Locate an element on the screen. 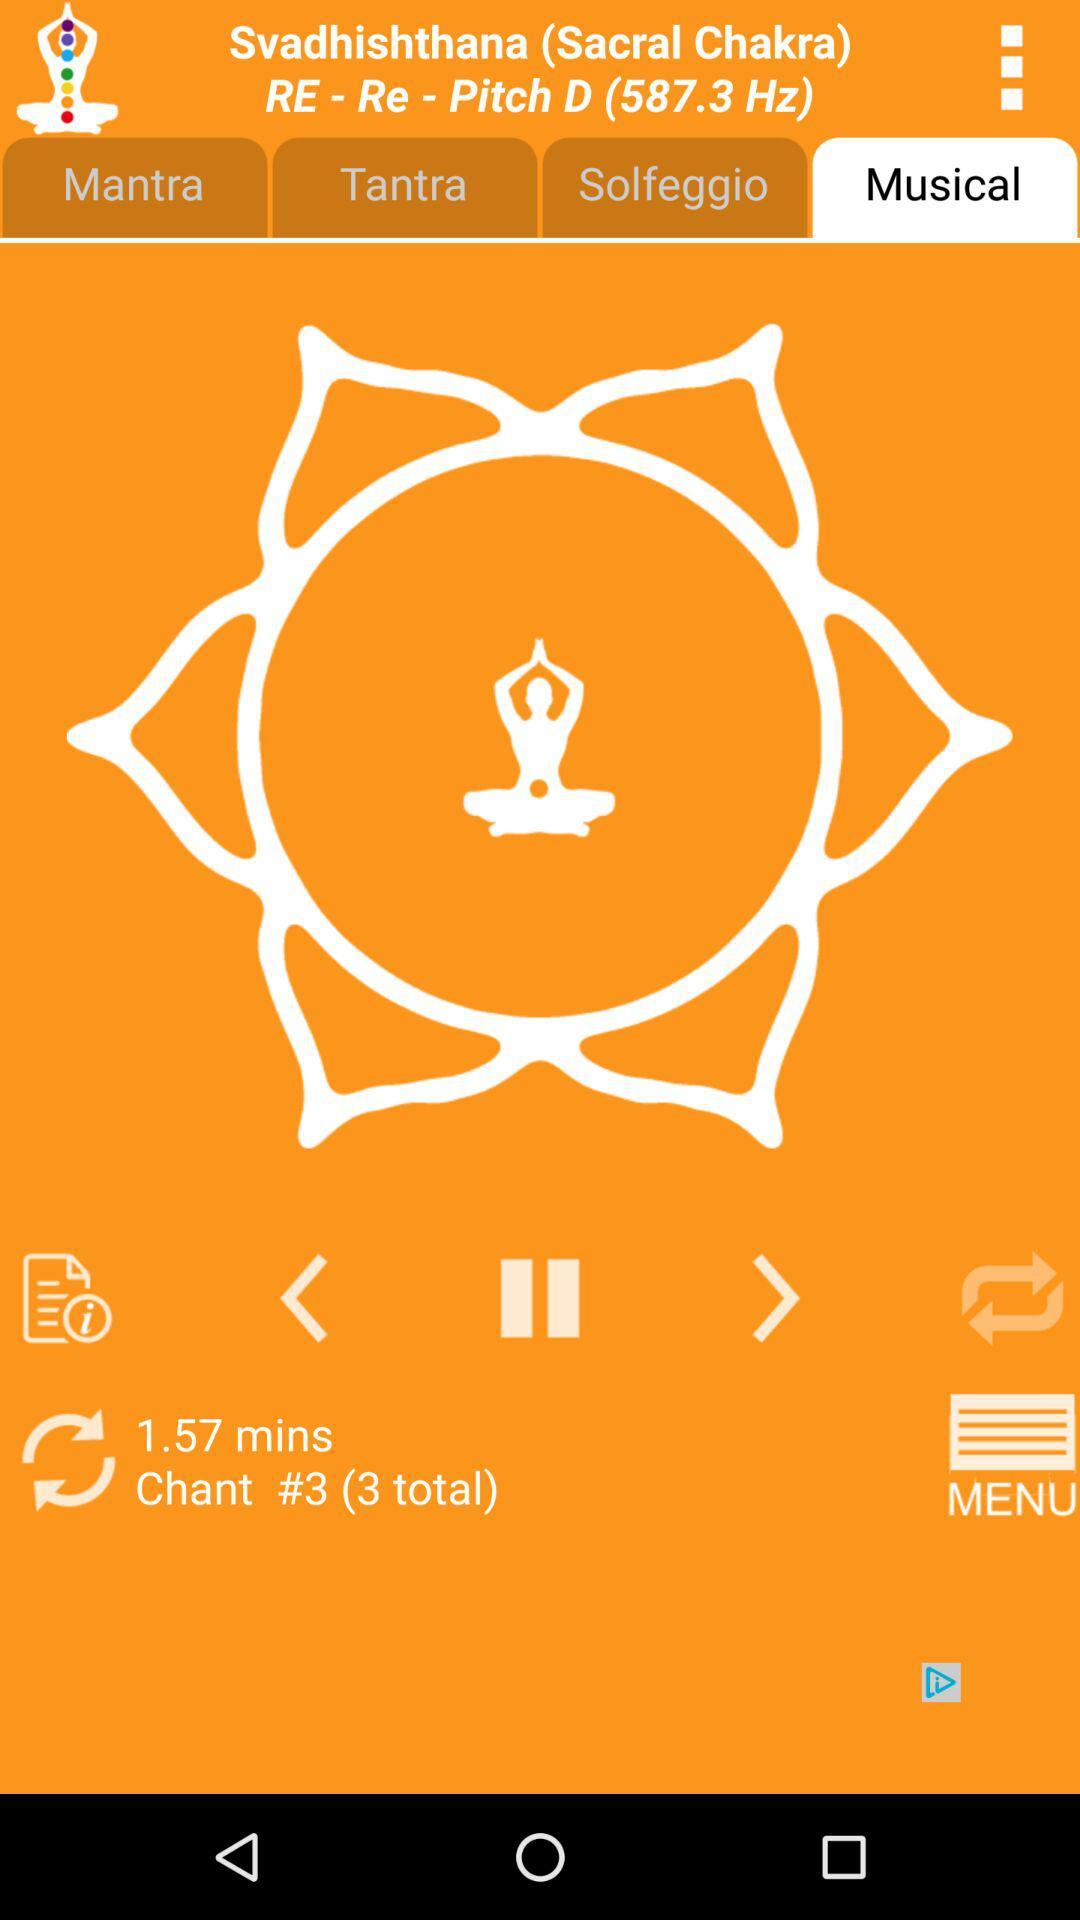 This screenshot has width=1080, height=1920. settings button is located at coordinates (1012, 67).